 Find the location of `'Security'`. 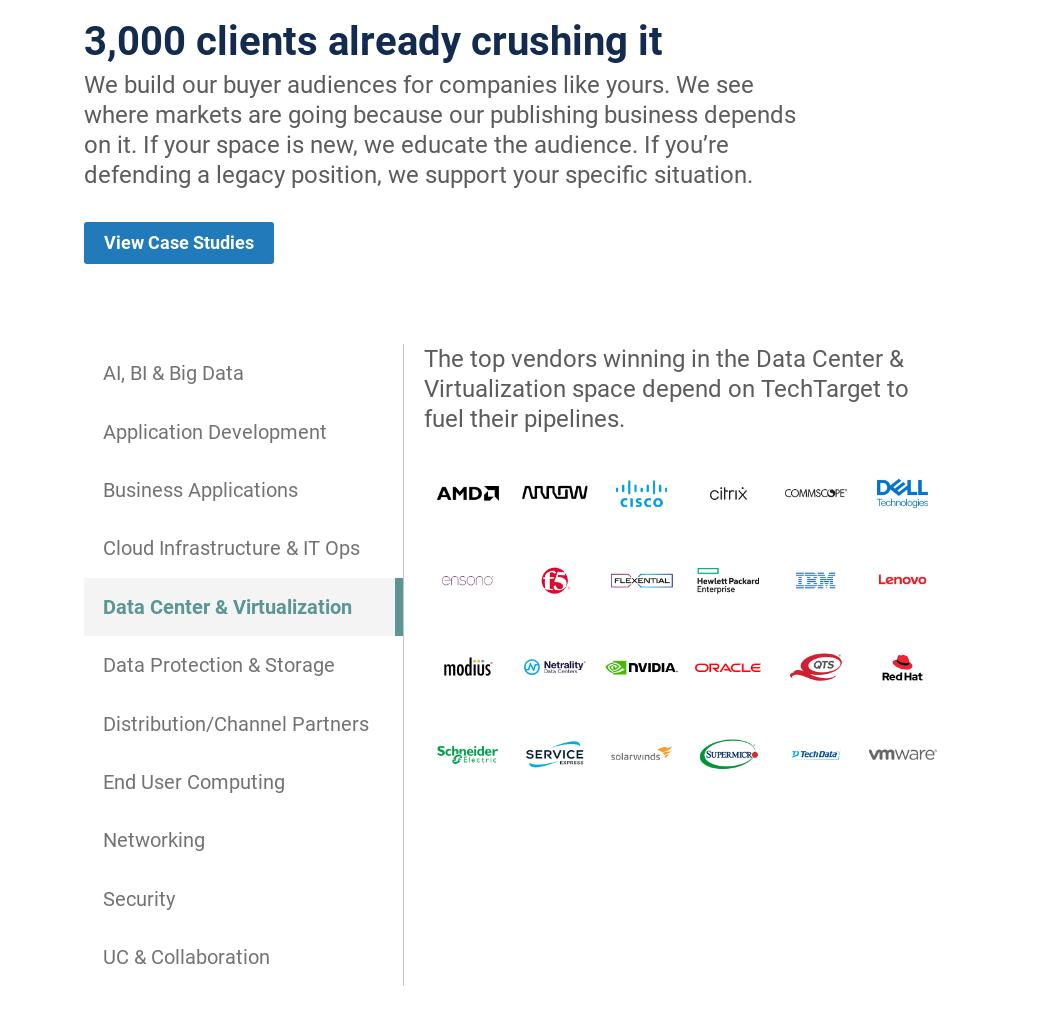

'Security' is located at coordinates (138, 897).